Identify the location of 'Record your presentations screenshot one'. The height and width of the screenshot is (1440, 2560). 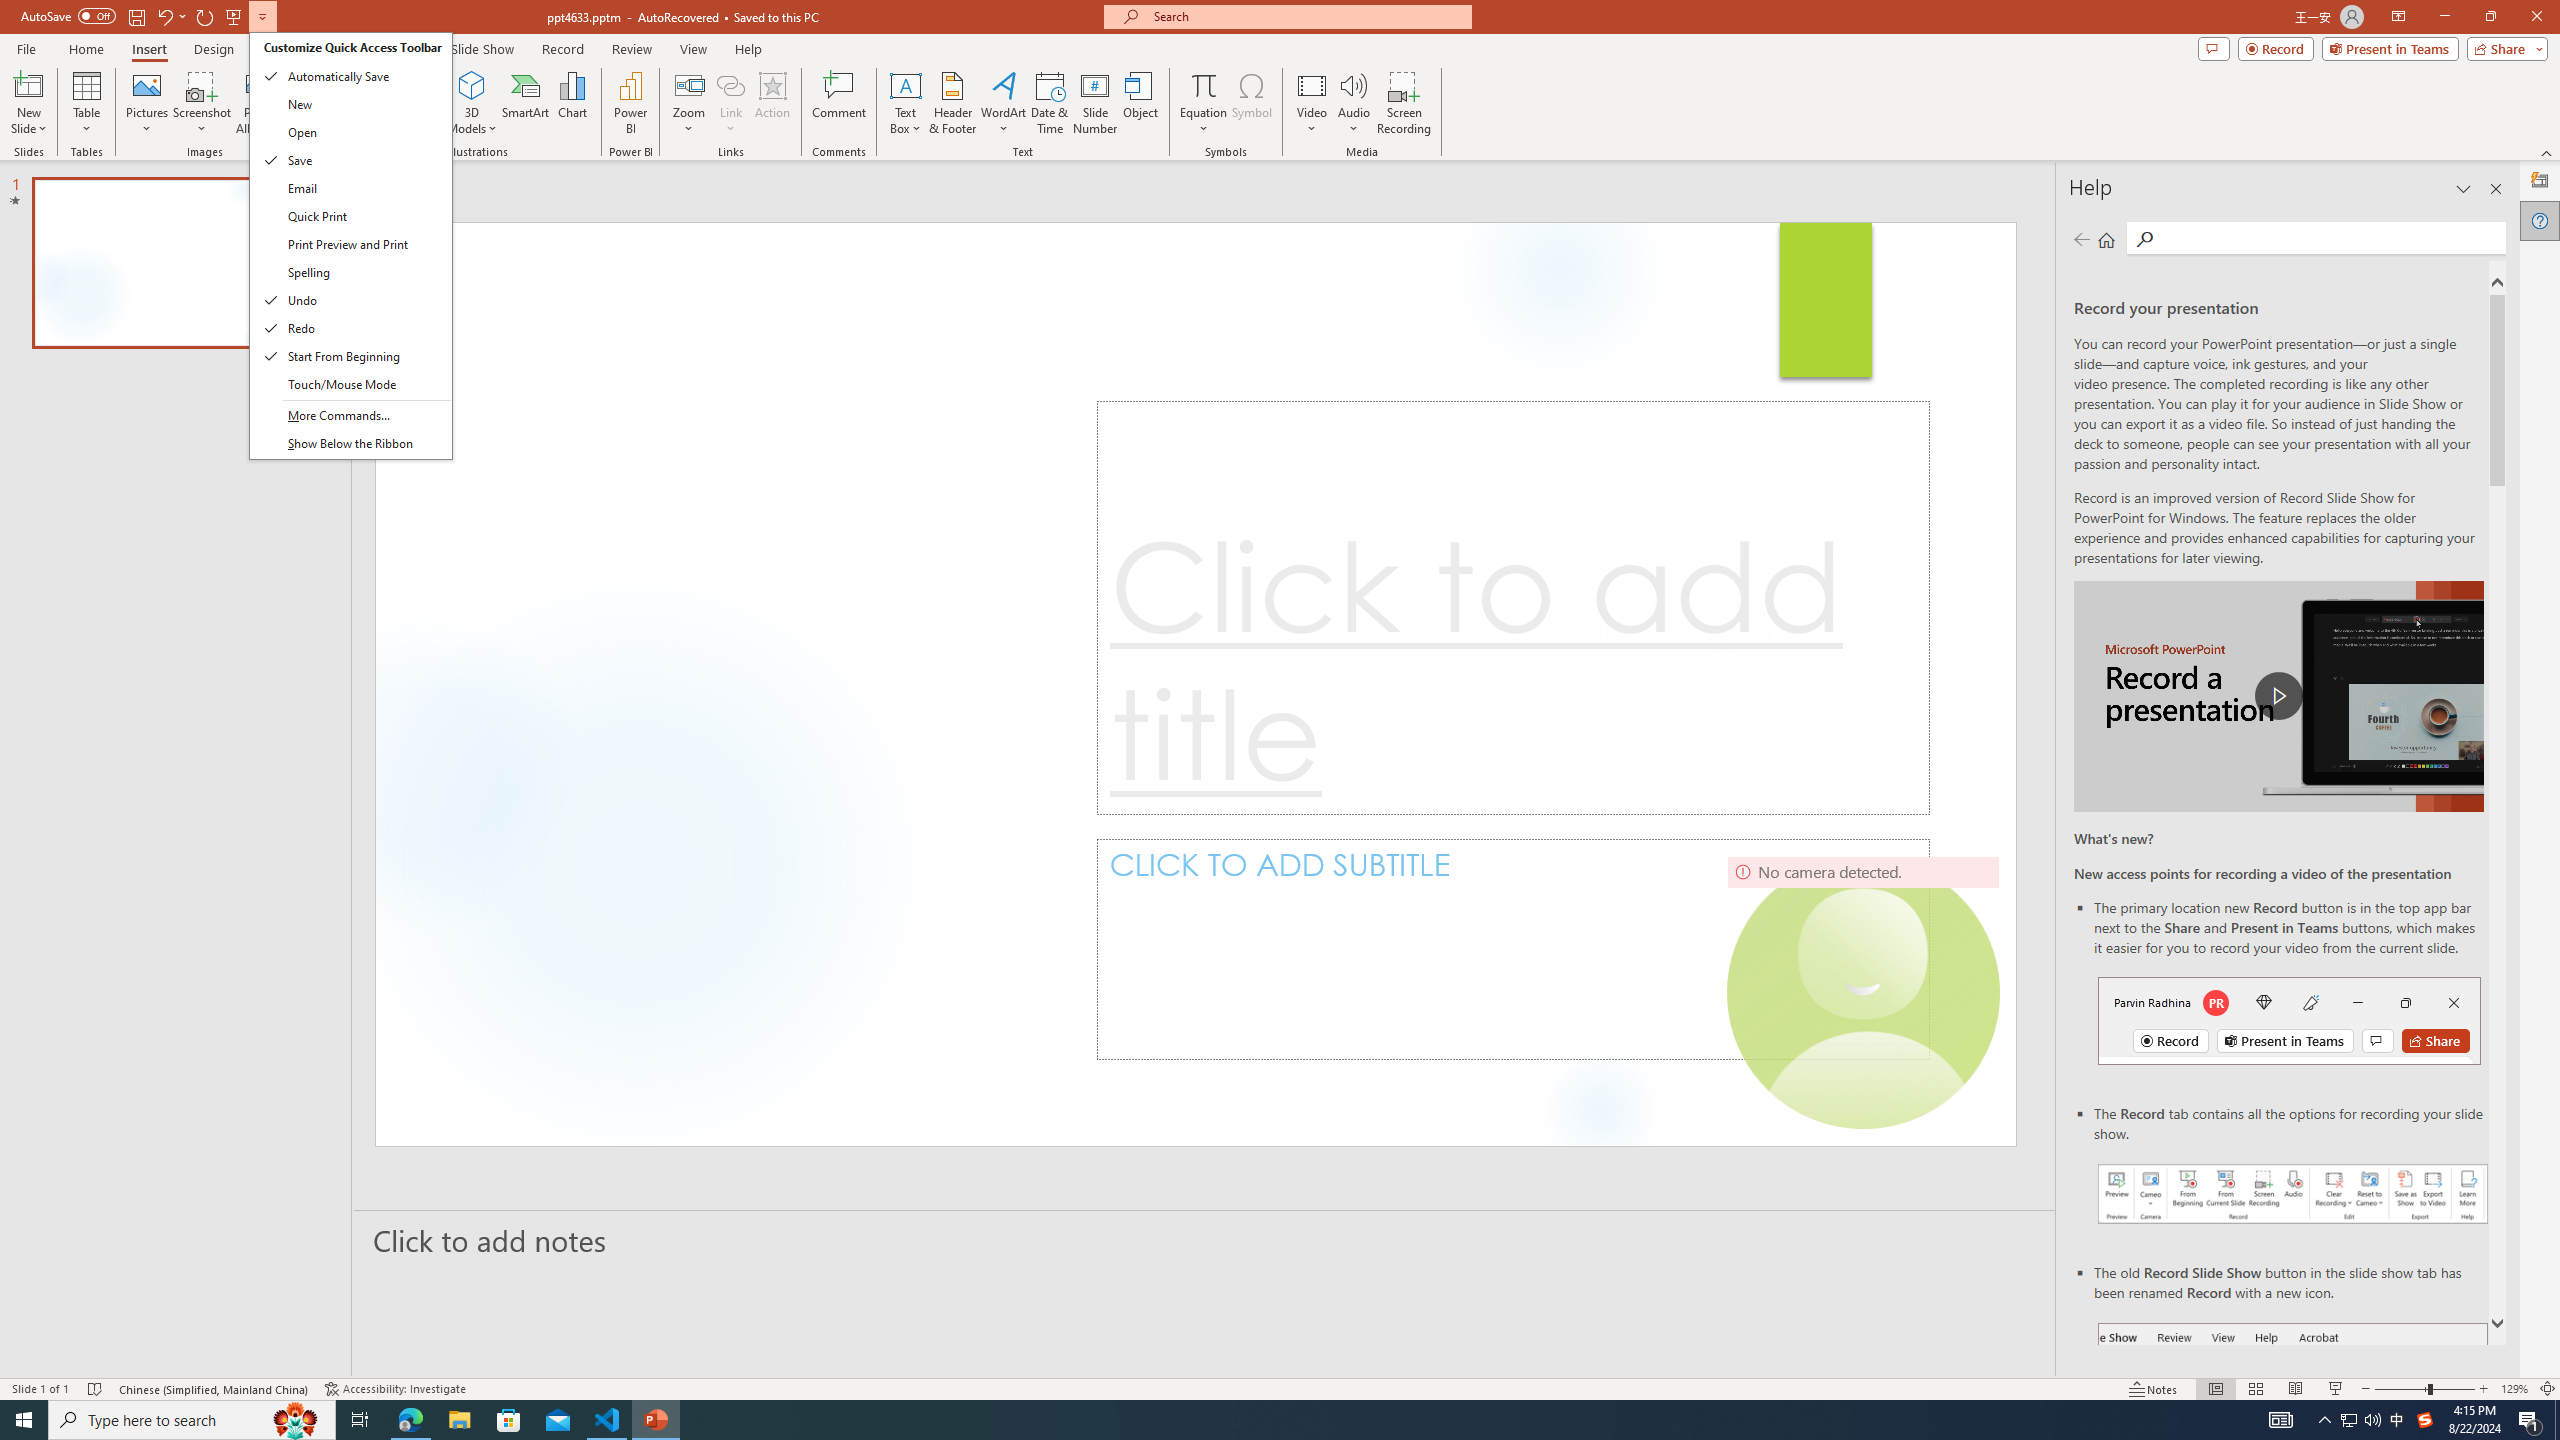
(2292, 1192).